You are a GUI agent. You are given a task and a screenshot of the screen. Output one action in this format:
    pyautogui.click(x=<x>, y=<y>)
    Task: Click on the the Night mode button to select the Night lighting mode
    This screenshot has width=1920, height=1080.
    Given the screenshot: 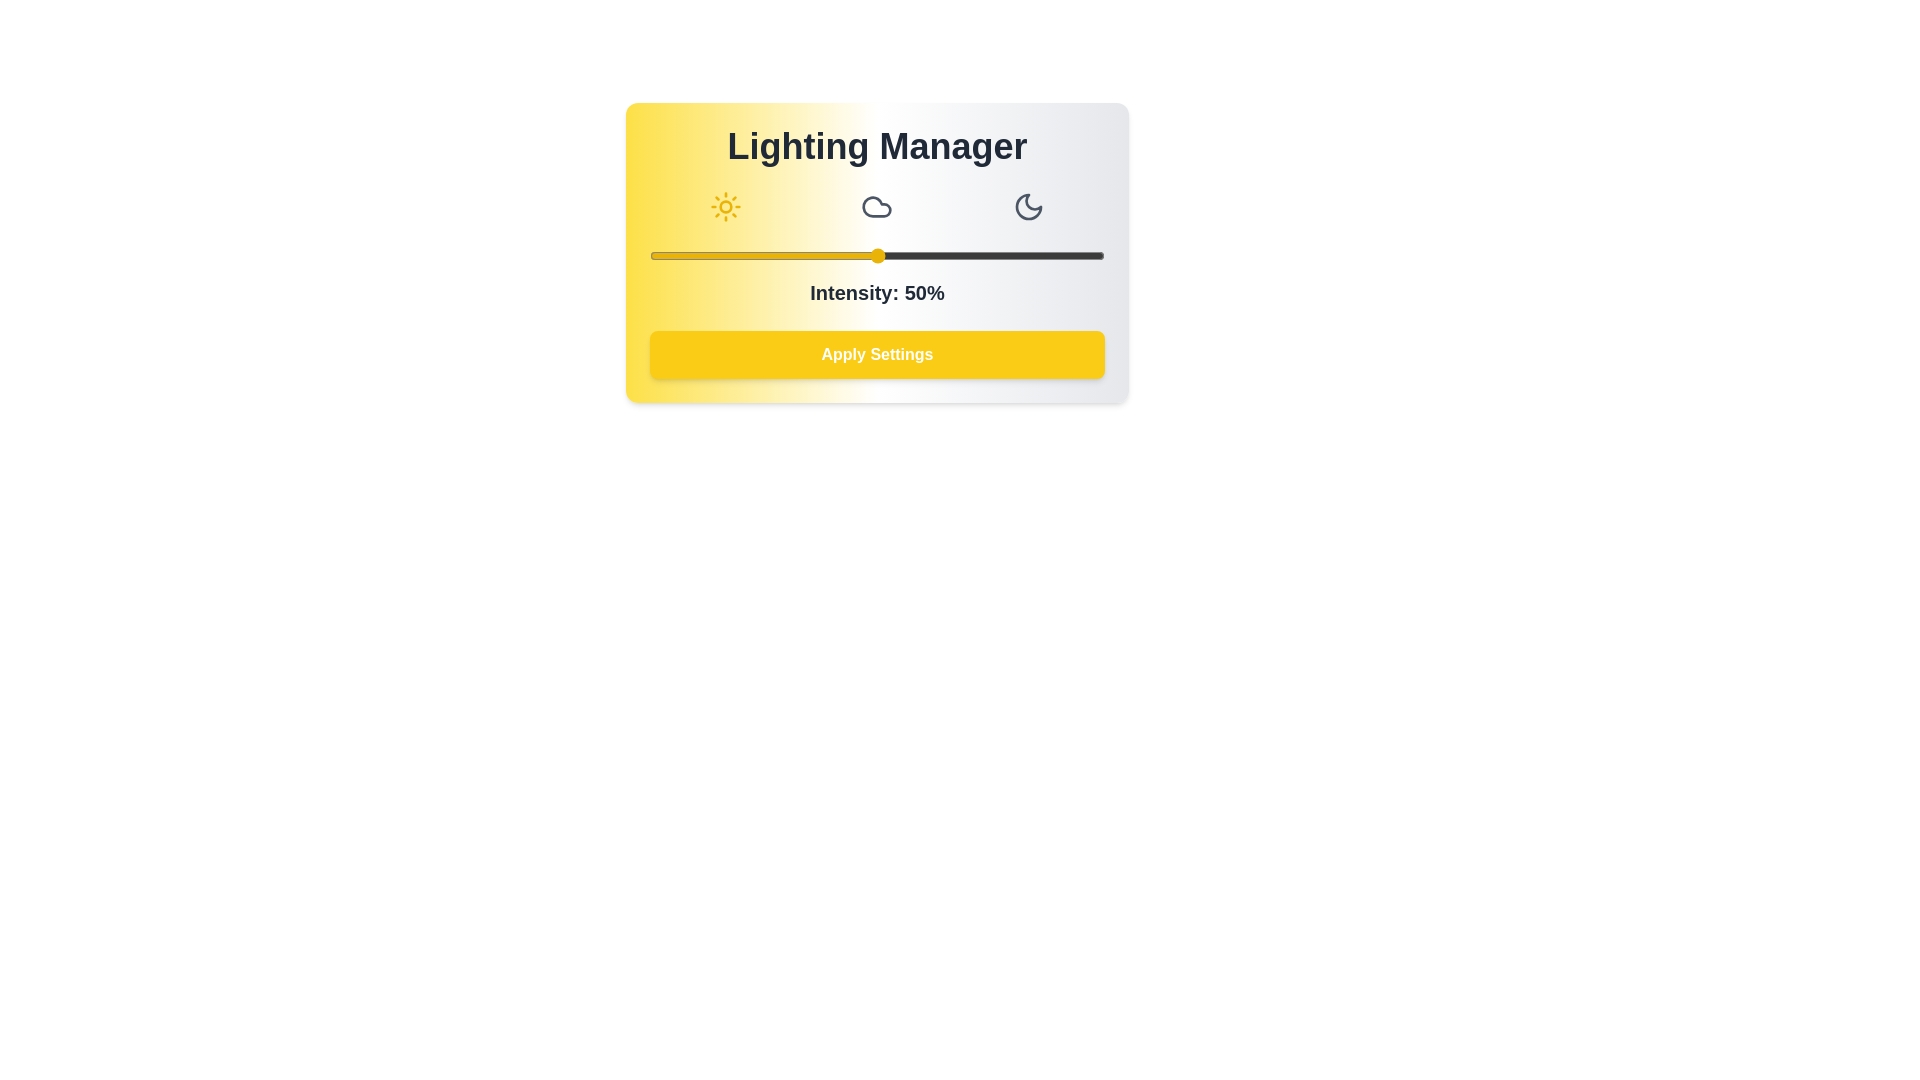 What is the action you would take?
    pyautogui.click(x=1028, y=207)
    